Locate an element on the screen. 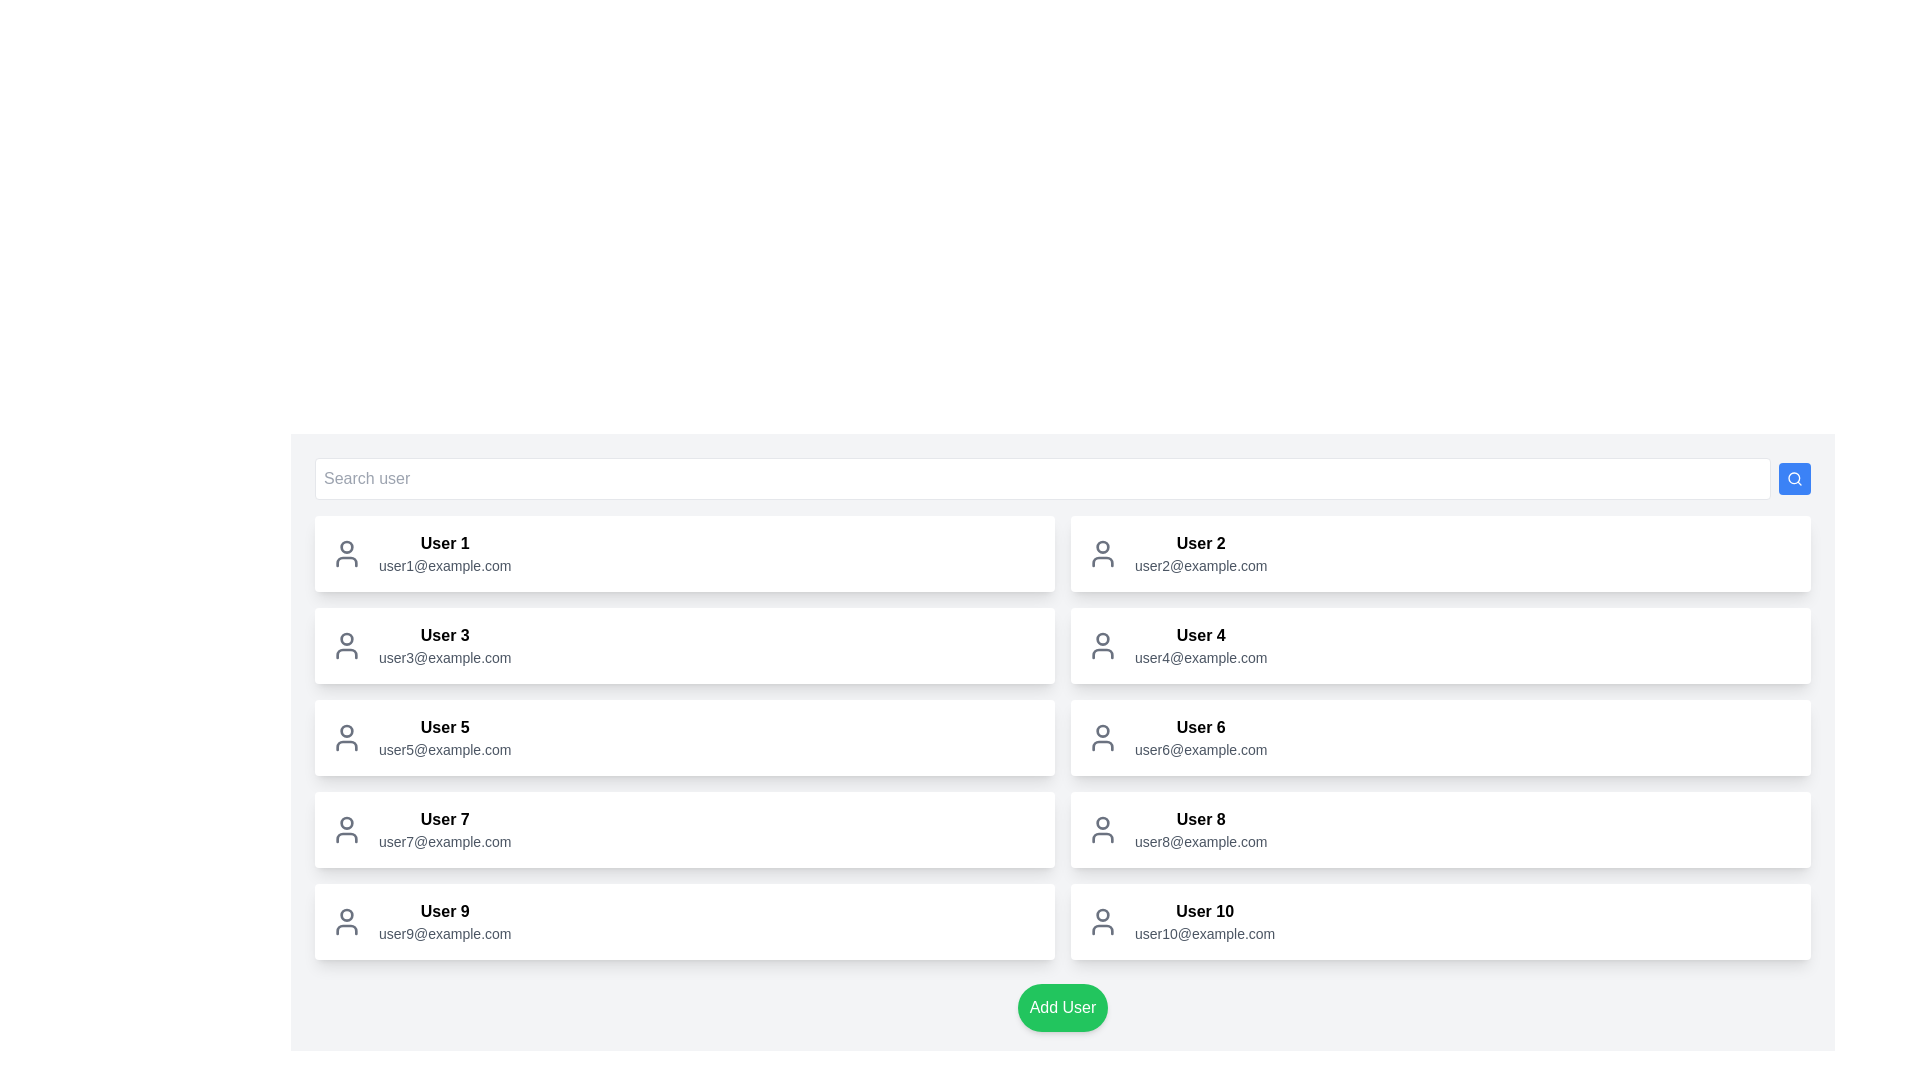 This screenshot has width=1920, height=1080. the user silhouette icon representing 'User 8' in the user information card located in the second column's fourth row is located at coordinates (1102, 829).